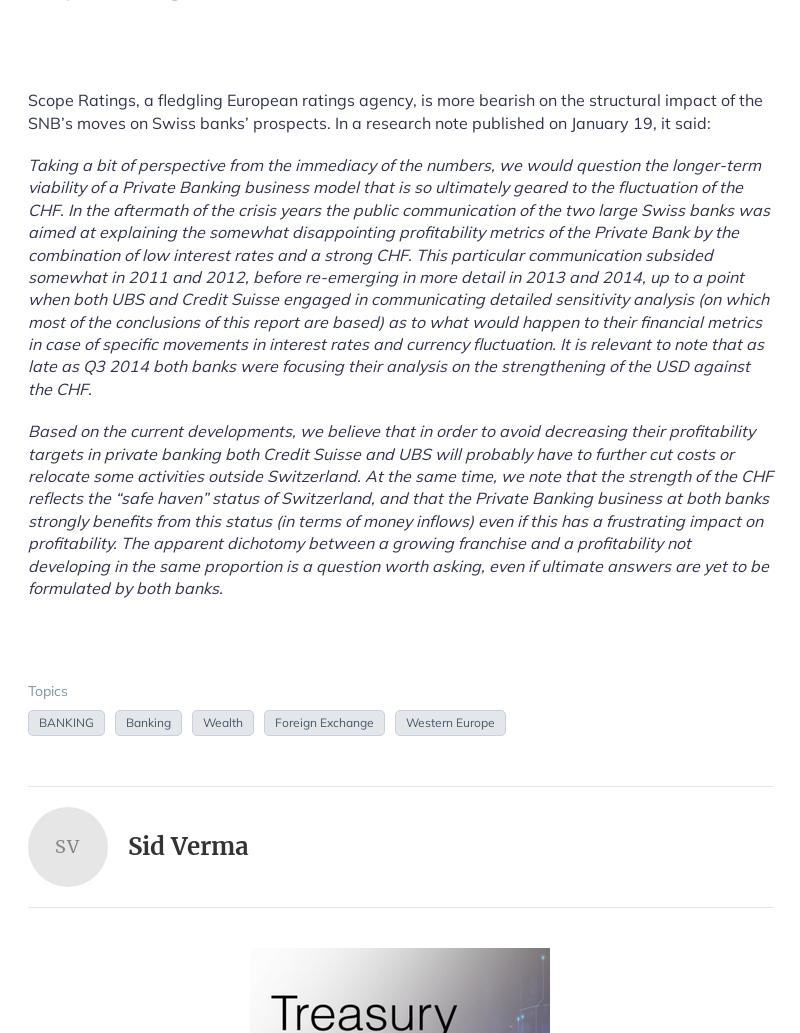  What do you see at coordinates (67, 845) in the screenshot?
I see `'SV'` at bounding box center [67, 845].